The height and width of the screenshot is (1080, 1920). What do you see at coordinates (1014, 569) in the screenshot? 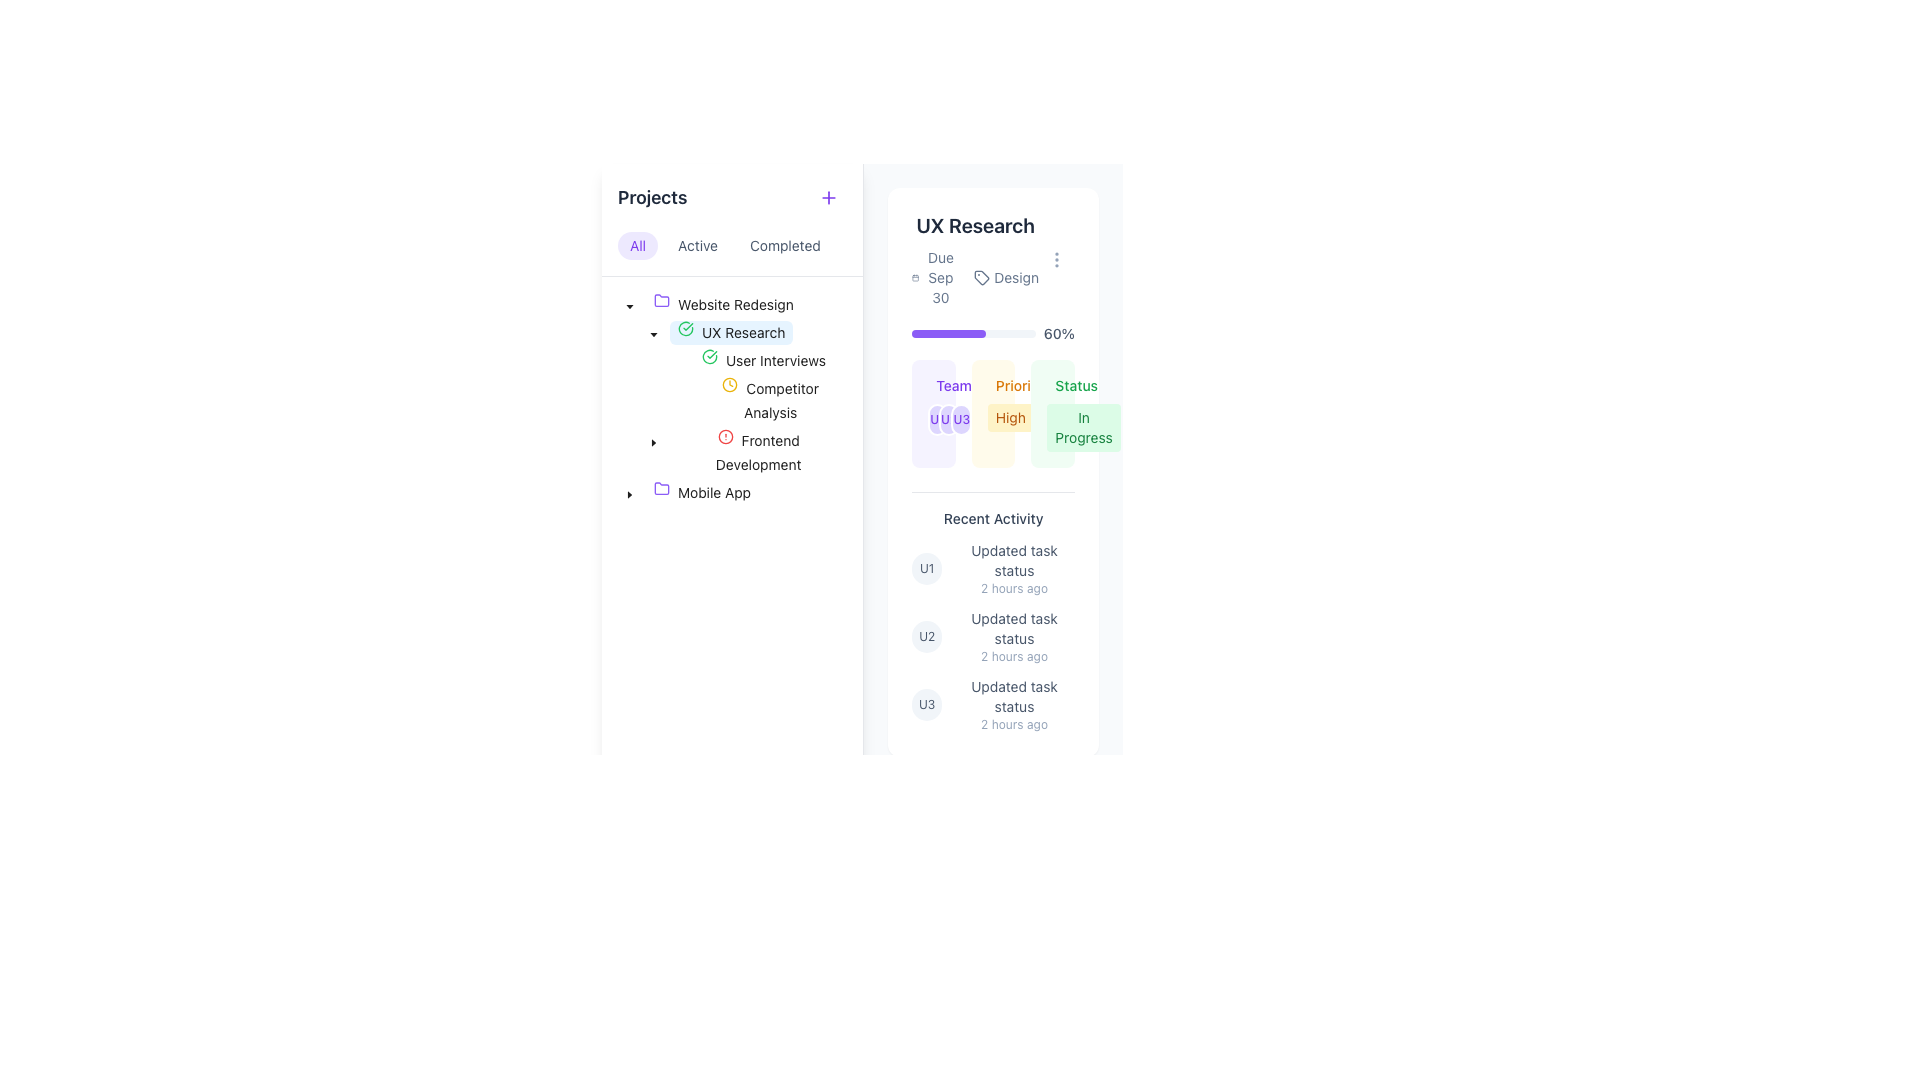
I see `the related details linked in the text block titled 'Updated task status' with timestamp '2 hours ago' located in the 'Recent Activity' section under the 'UX Research' project` at bounding box center [1014, 569].